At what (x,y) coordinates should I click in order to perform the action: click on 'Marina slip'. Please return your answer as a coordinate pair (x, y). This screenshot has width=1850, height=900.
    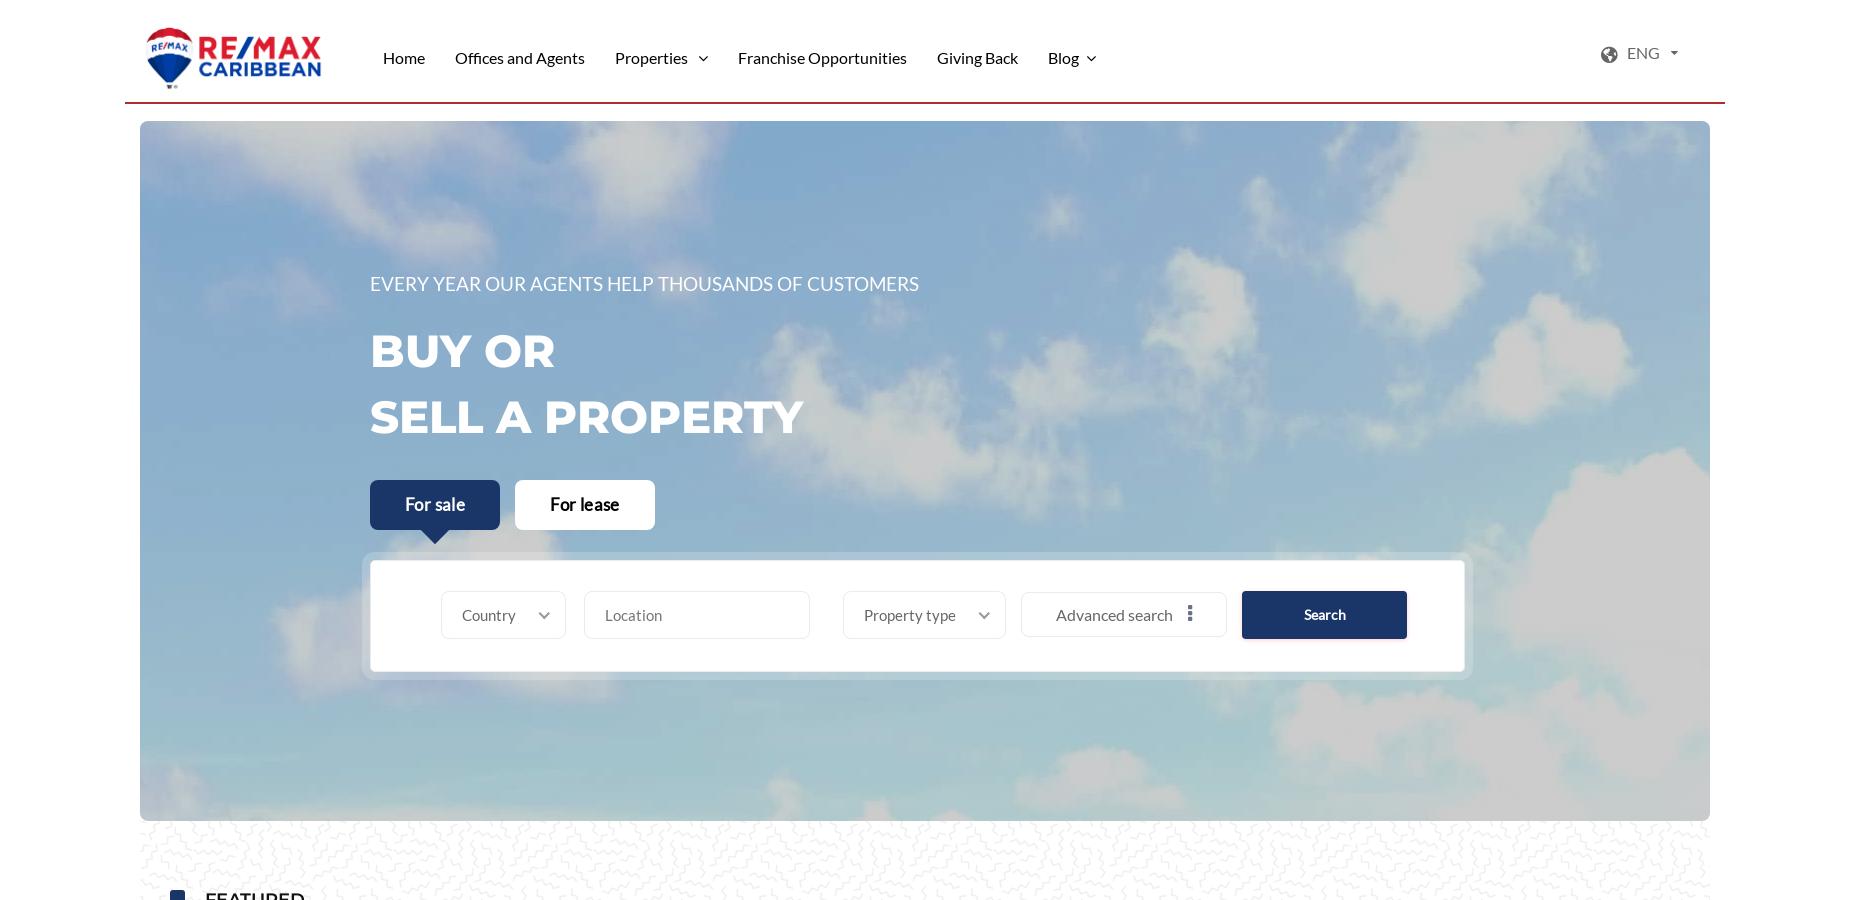
    Looking at the image, I should click on (907, 856).